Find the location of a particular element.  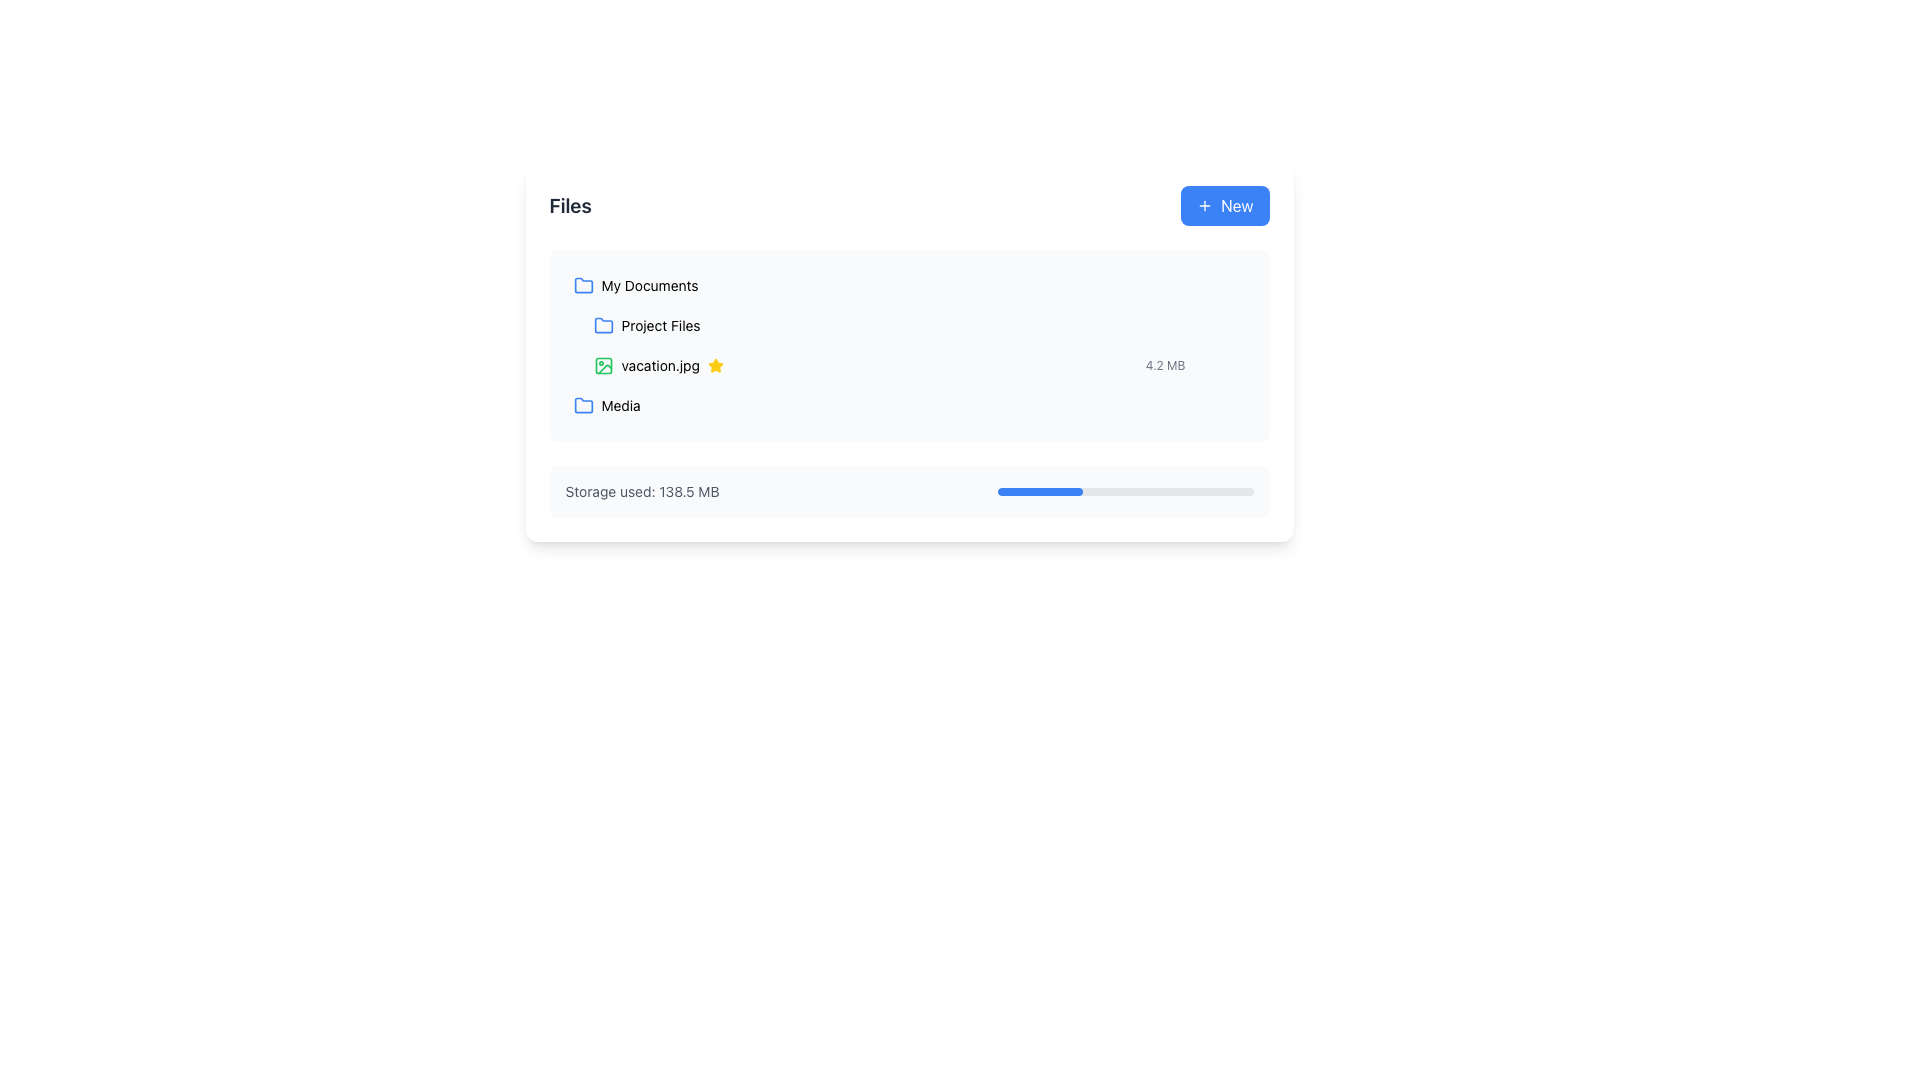

the text label that displays the file size of the 'vacation.jpg' file, located on the right side of the file entry, to provide users with additional information about the storage requirements is located at coordinates (1165, 366).